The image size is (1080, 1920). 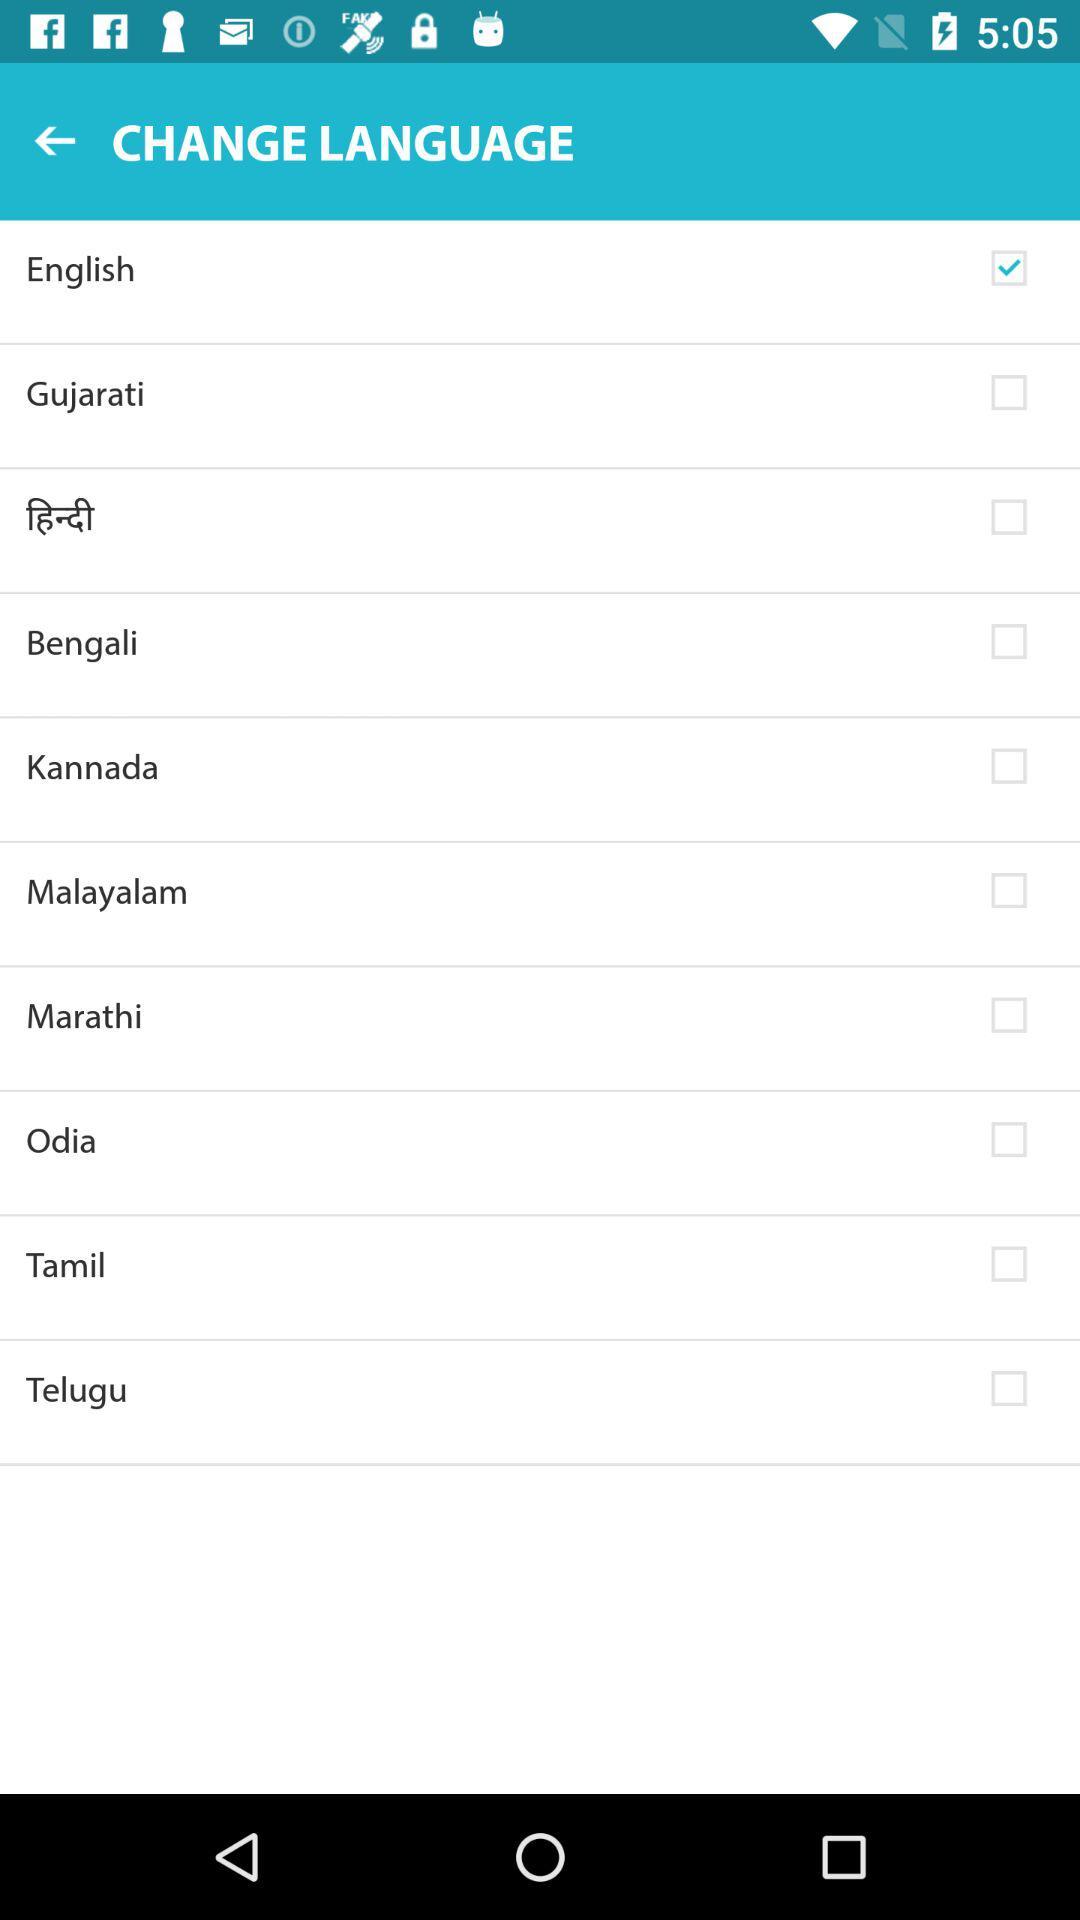 What do you see at coordinates (495, 1387) in the screenshot?
I see `telugu item` at bounding box center [495, 1387].